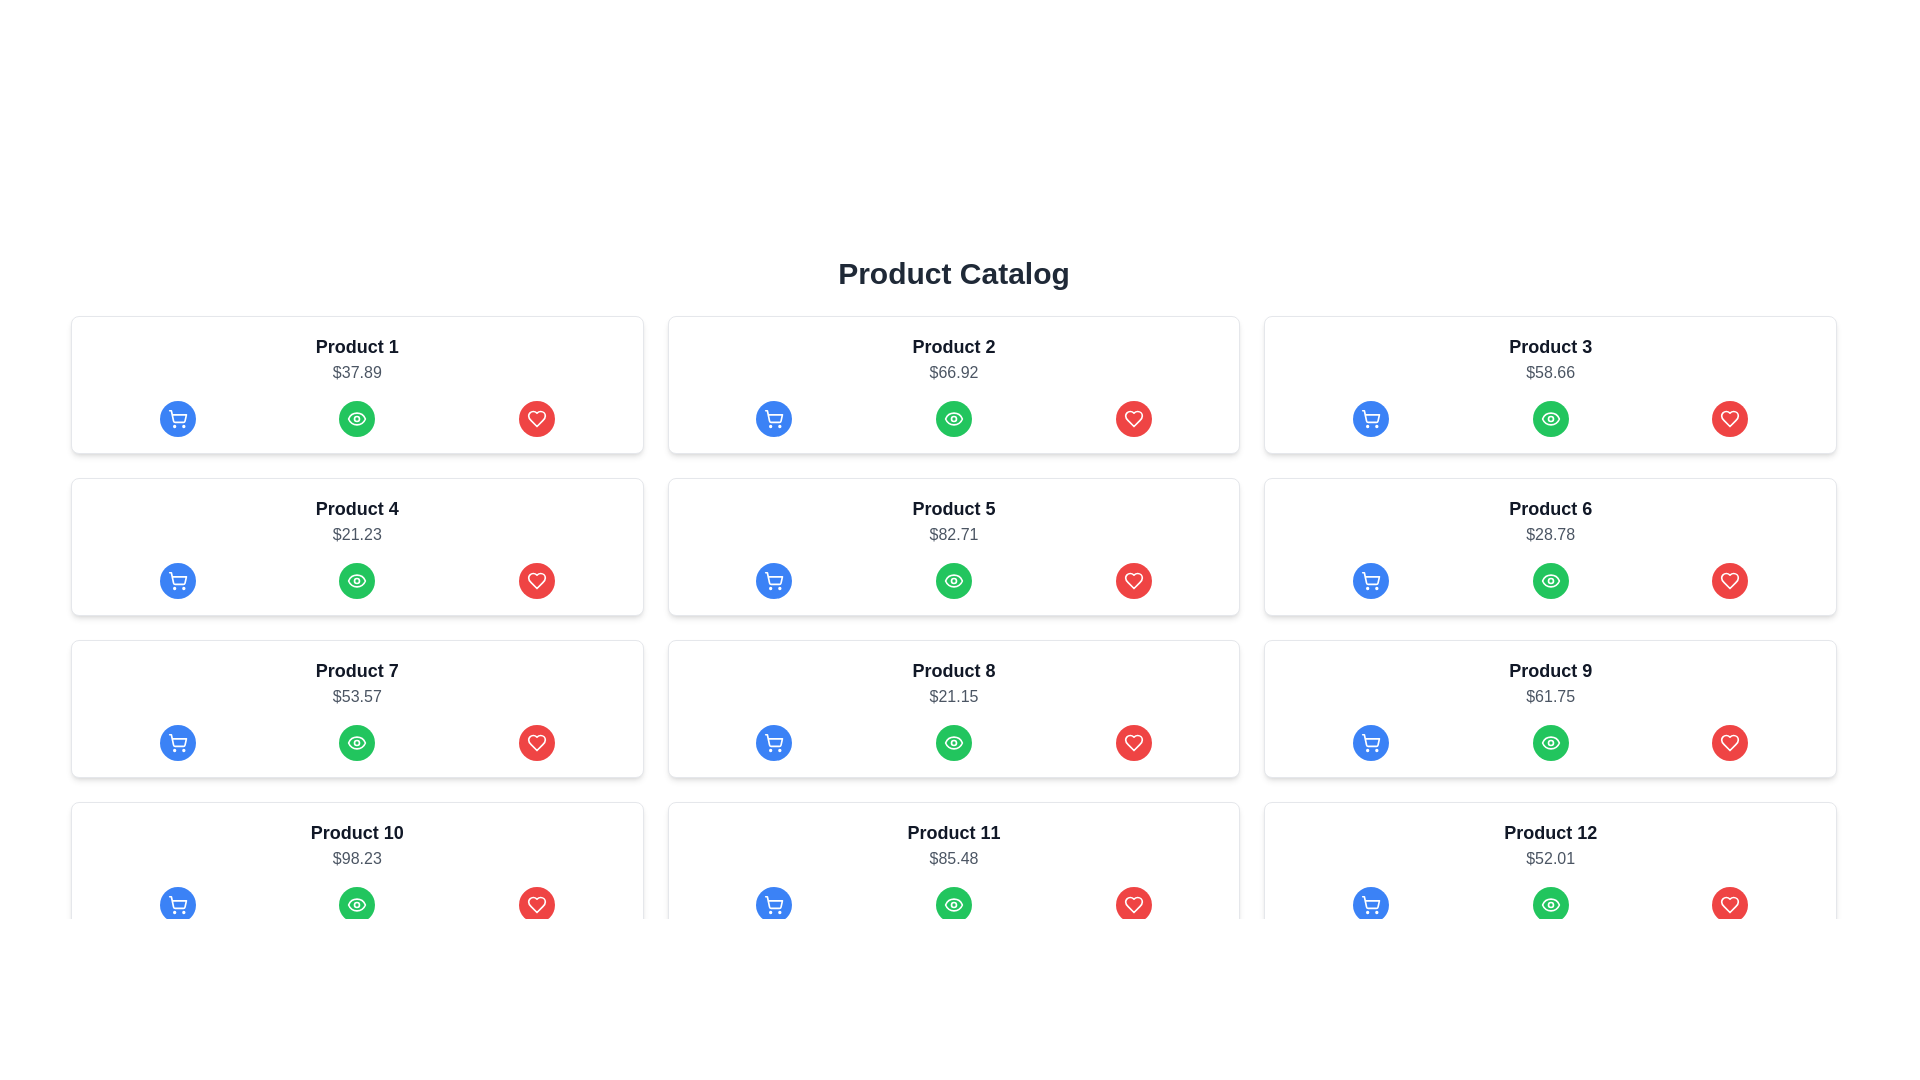 Image resolution: width=1920 pixels, height=1080 pixels. Describe the element at coordinates (357, 870) in the screenshot. I see `the blue shopping cart, green eye, and red heart buttons located at the bottom of the 'Product 10' card` at that location.